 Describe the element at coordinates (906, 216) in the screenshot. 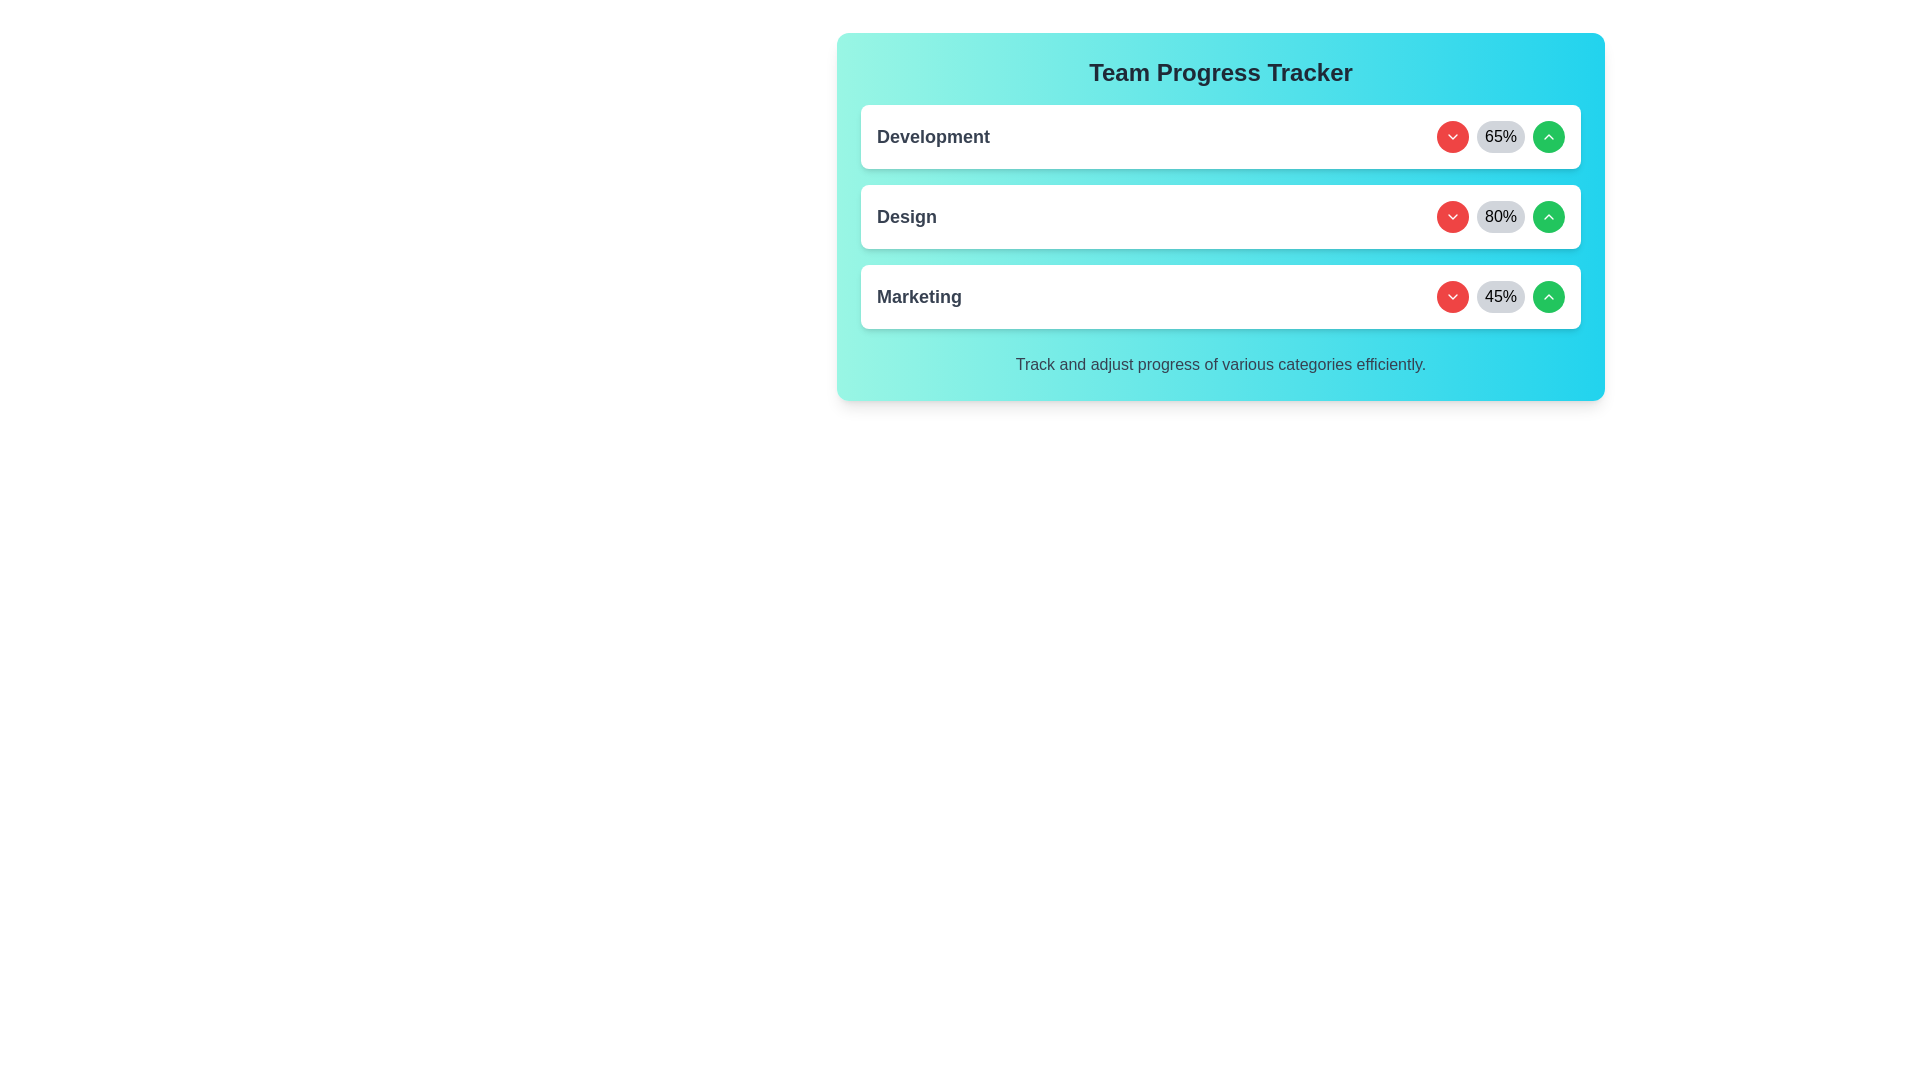

I see `'Design' section label of the progress tracker, which is located in the middle of three trackers, below 'Development' and above 'Marketing'` at that location.